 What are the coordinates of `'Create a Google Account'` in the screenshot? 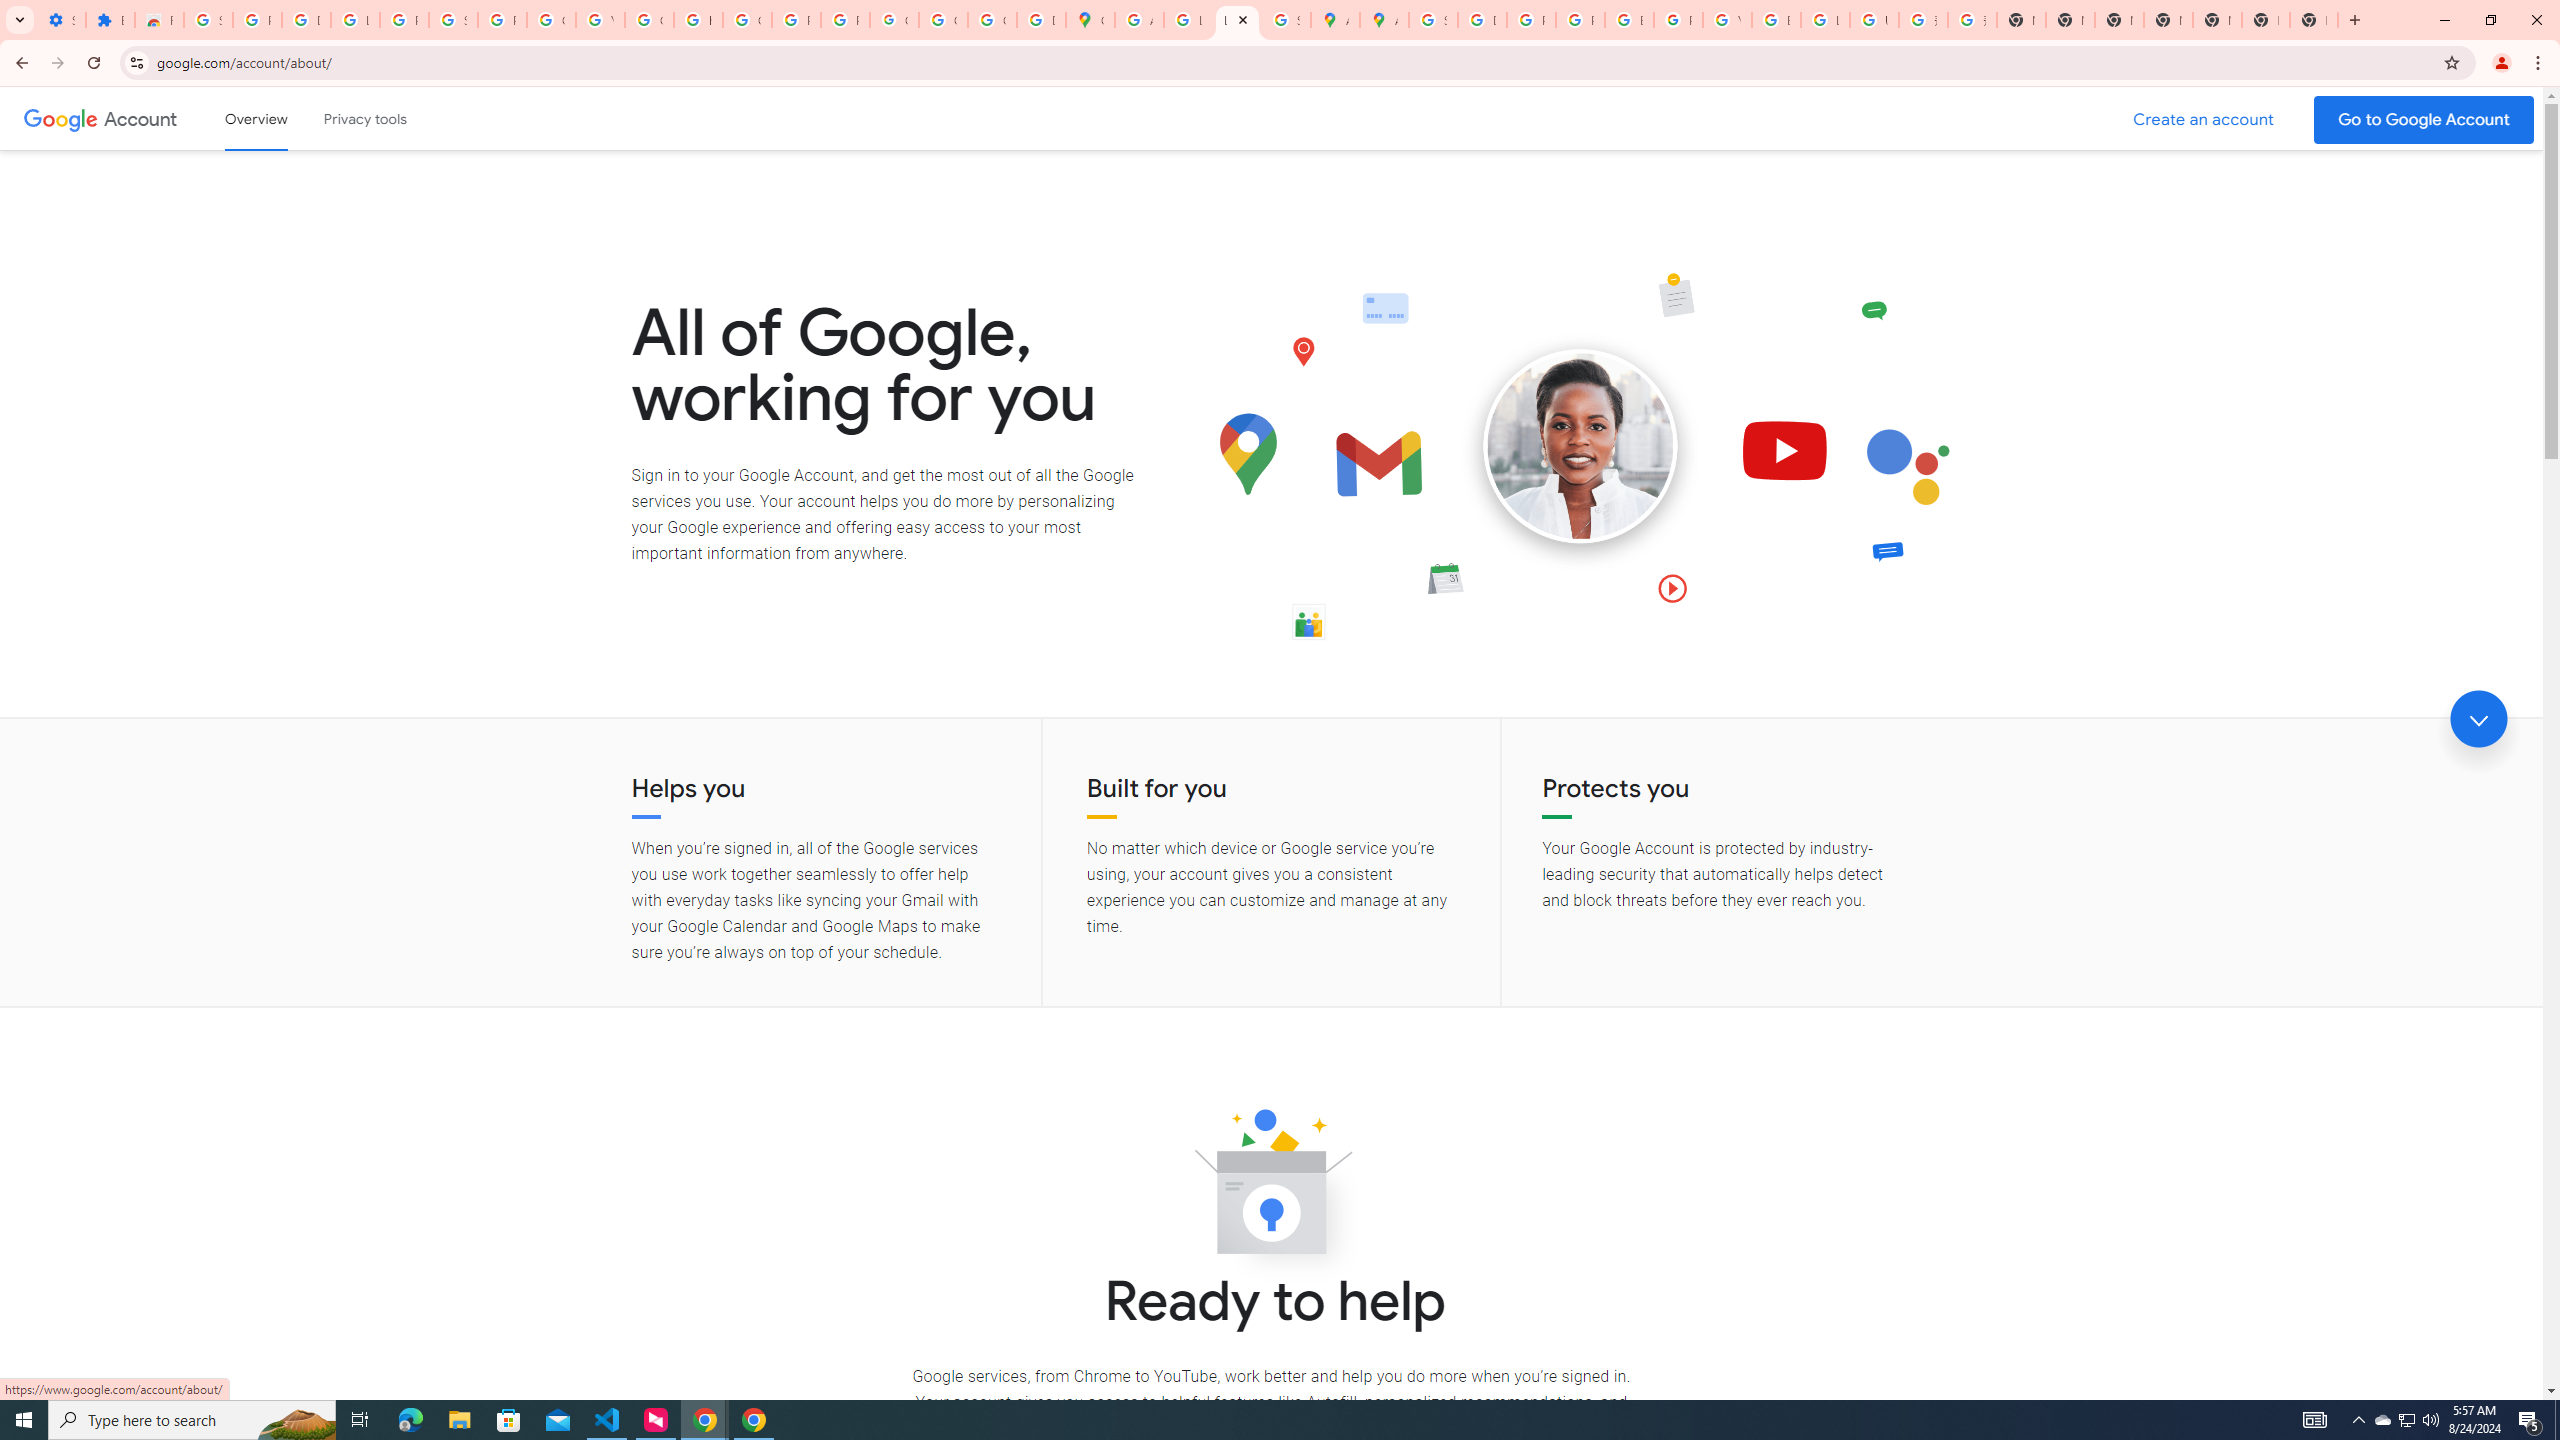 It's located at (2204, 119).